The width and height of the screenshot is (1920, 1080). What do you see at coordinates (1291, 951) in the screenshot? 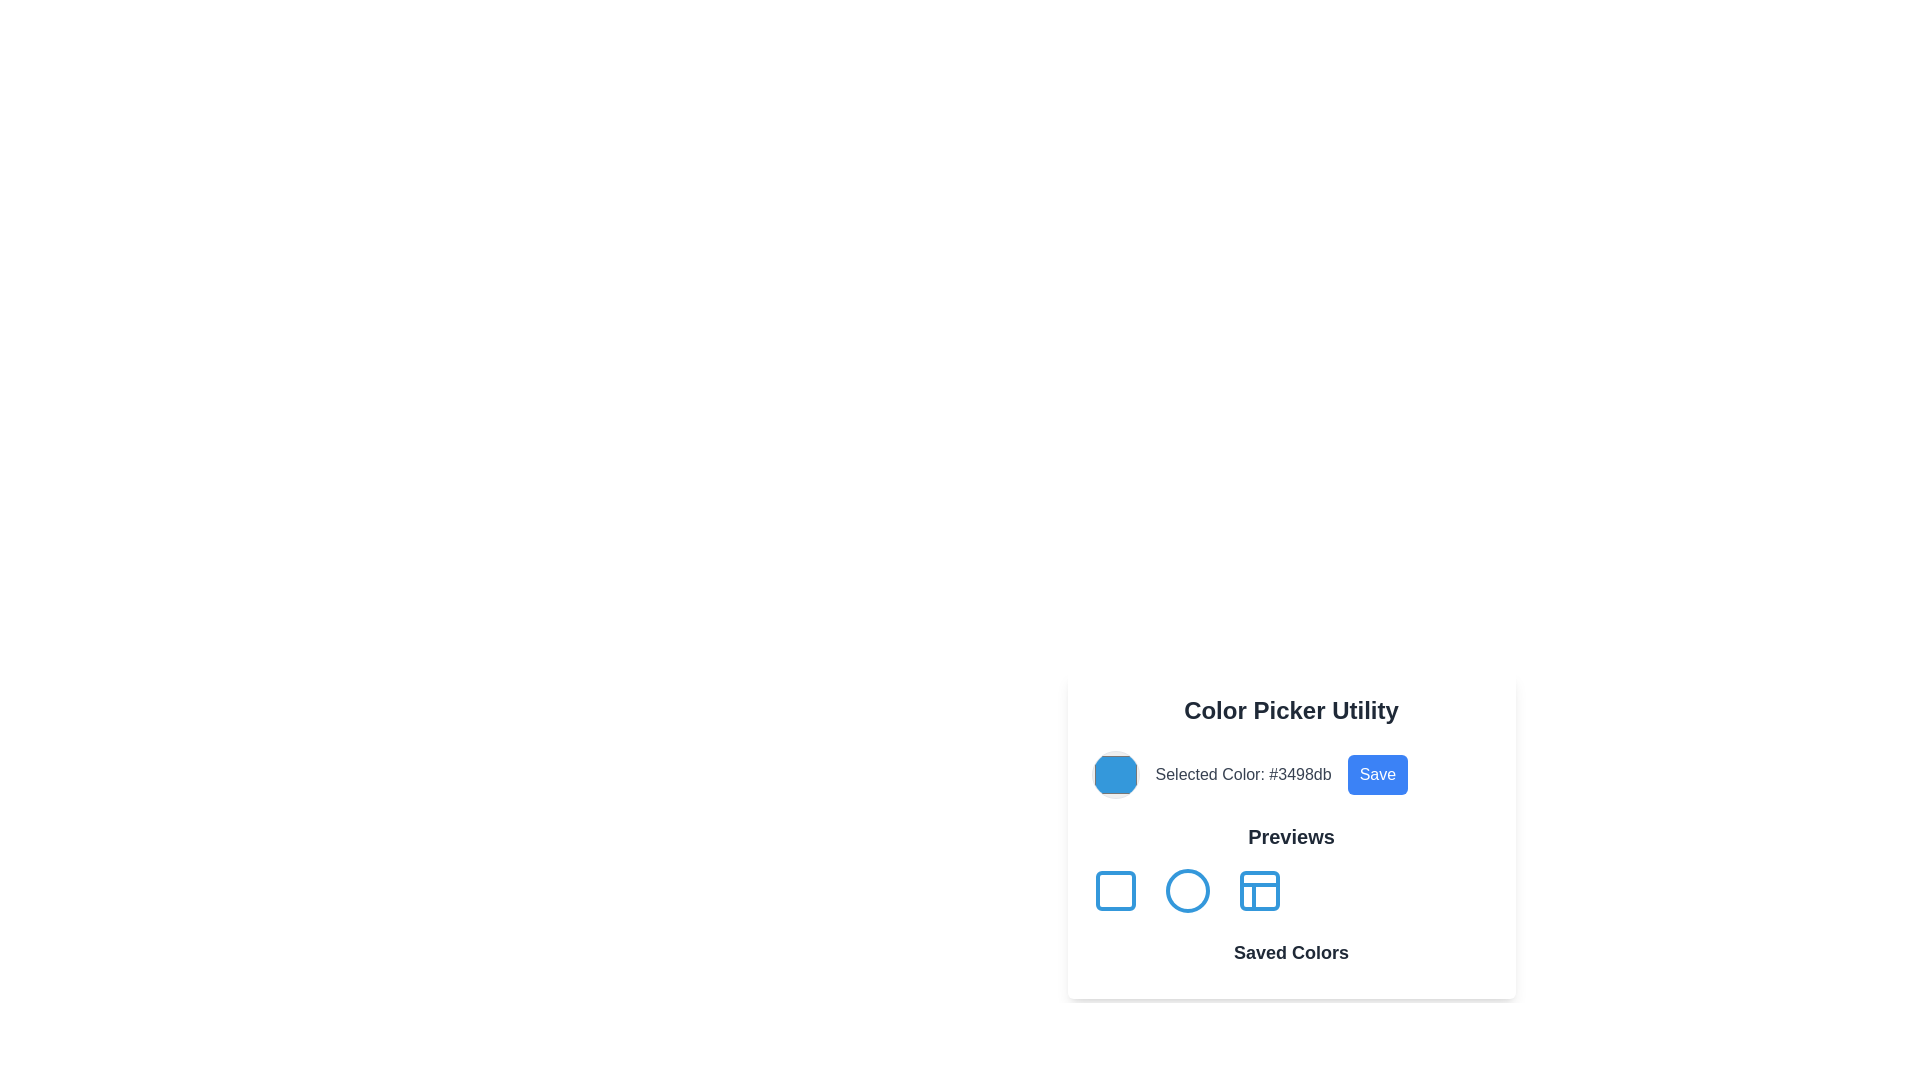
I see `text element labeled 'Saved Colors' which is styled in bold, sans-serif and located at the bottom-center of the 'Color Picker Utility' section` at bounding box center [1291, 951].